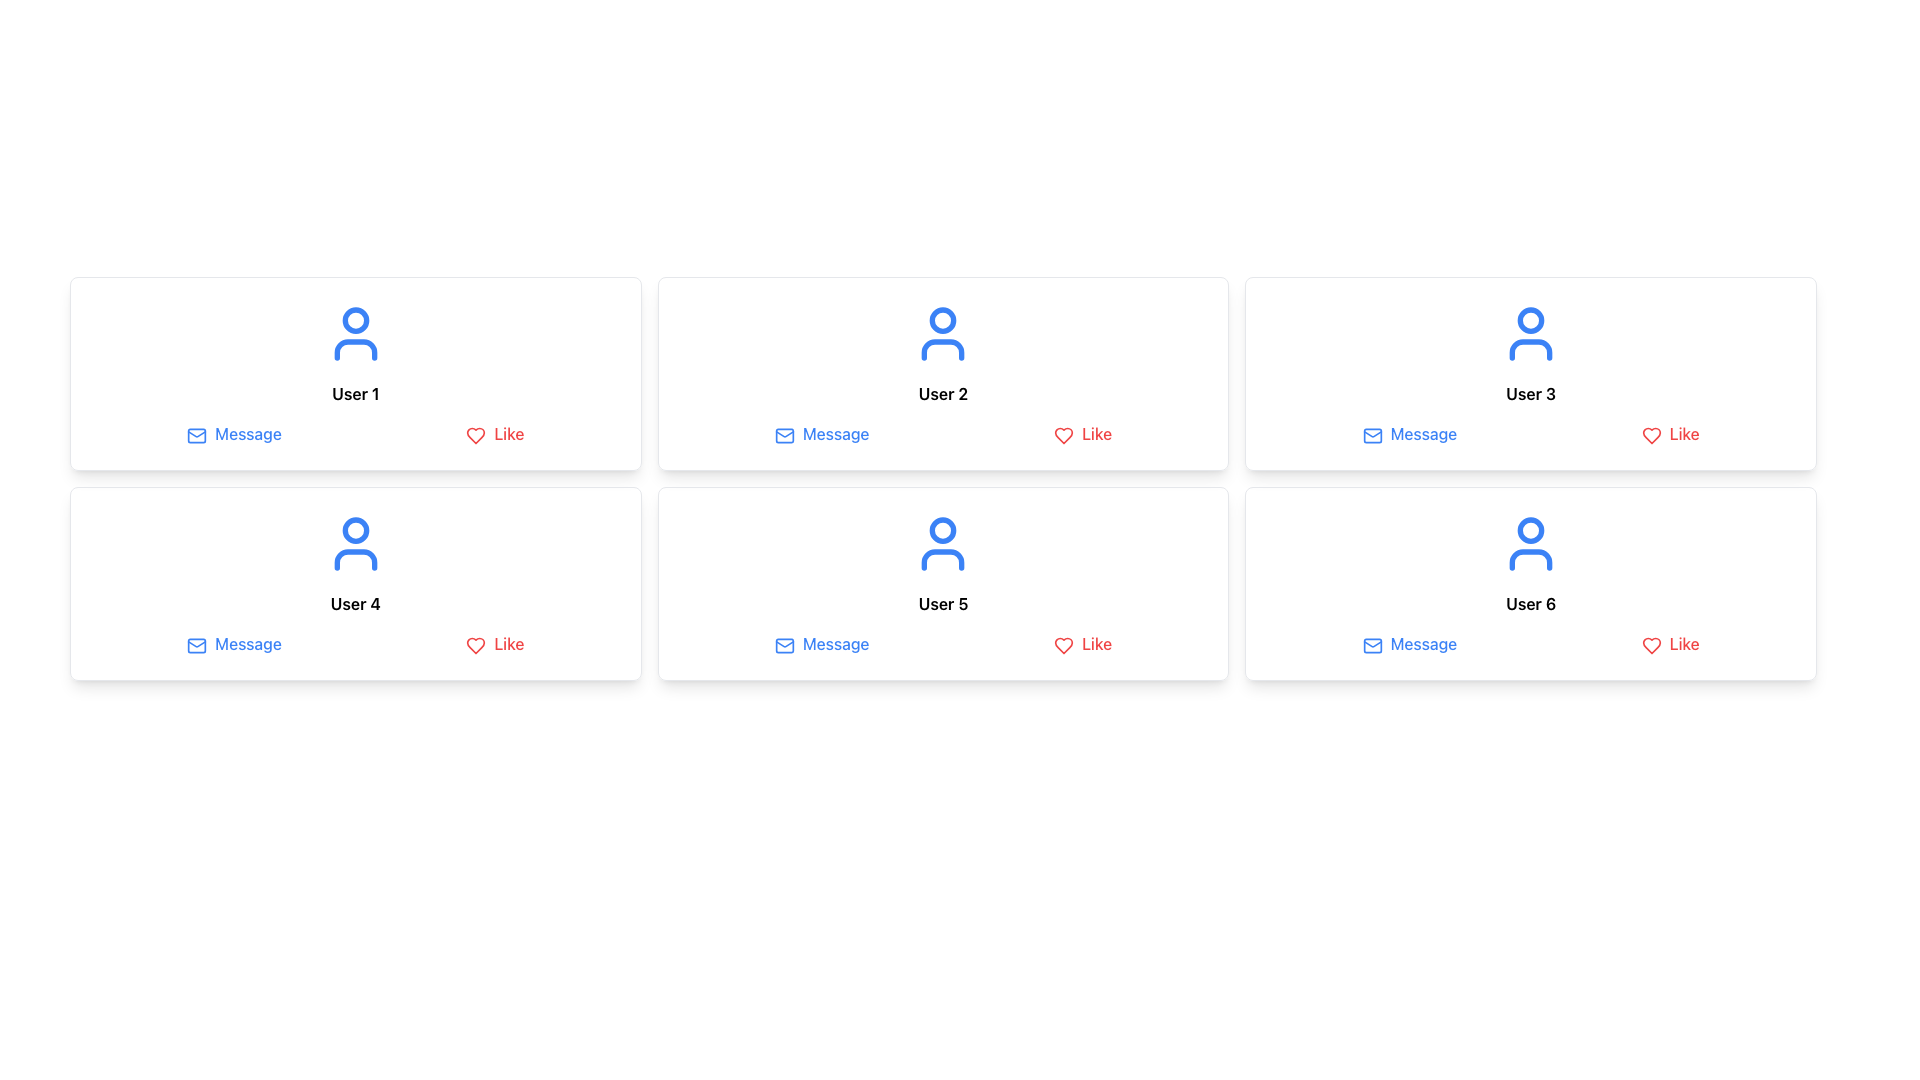 The width and height of the screenshot is (1920, 1080). I want to click on the outline of the shoulders and upper part of the user's torso depicted in blue stroke within the 'User 4' card, so click(355, 559).